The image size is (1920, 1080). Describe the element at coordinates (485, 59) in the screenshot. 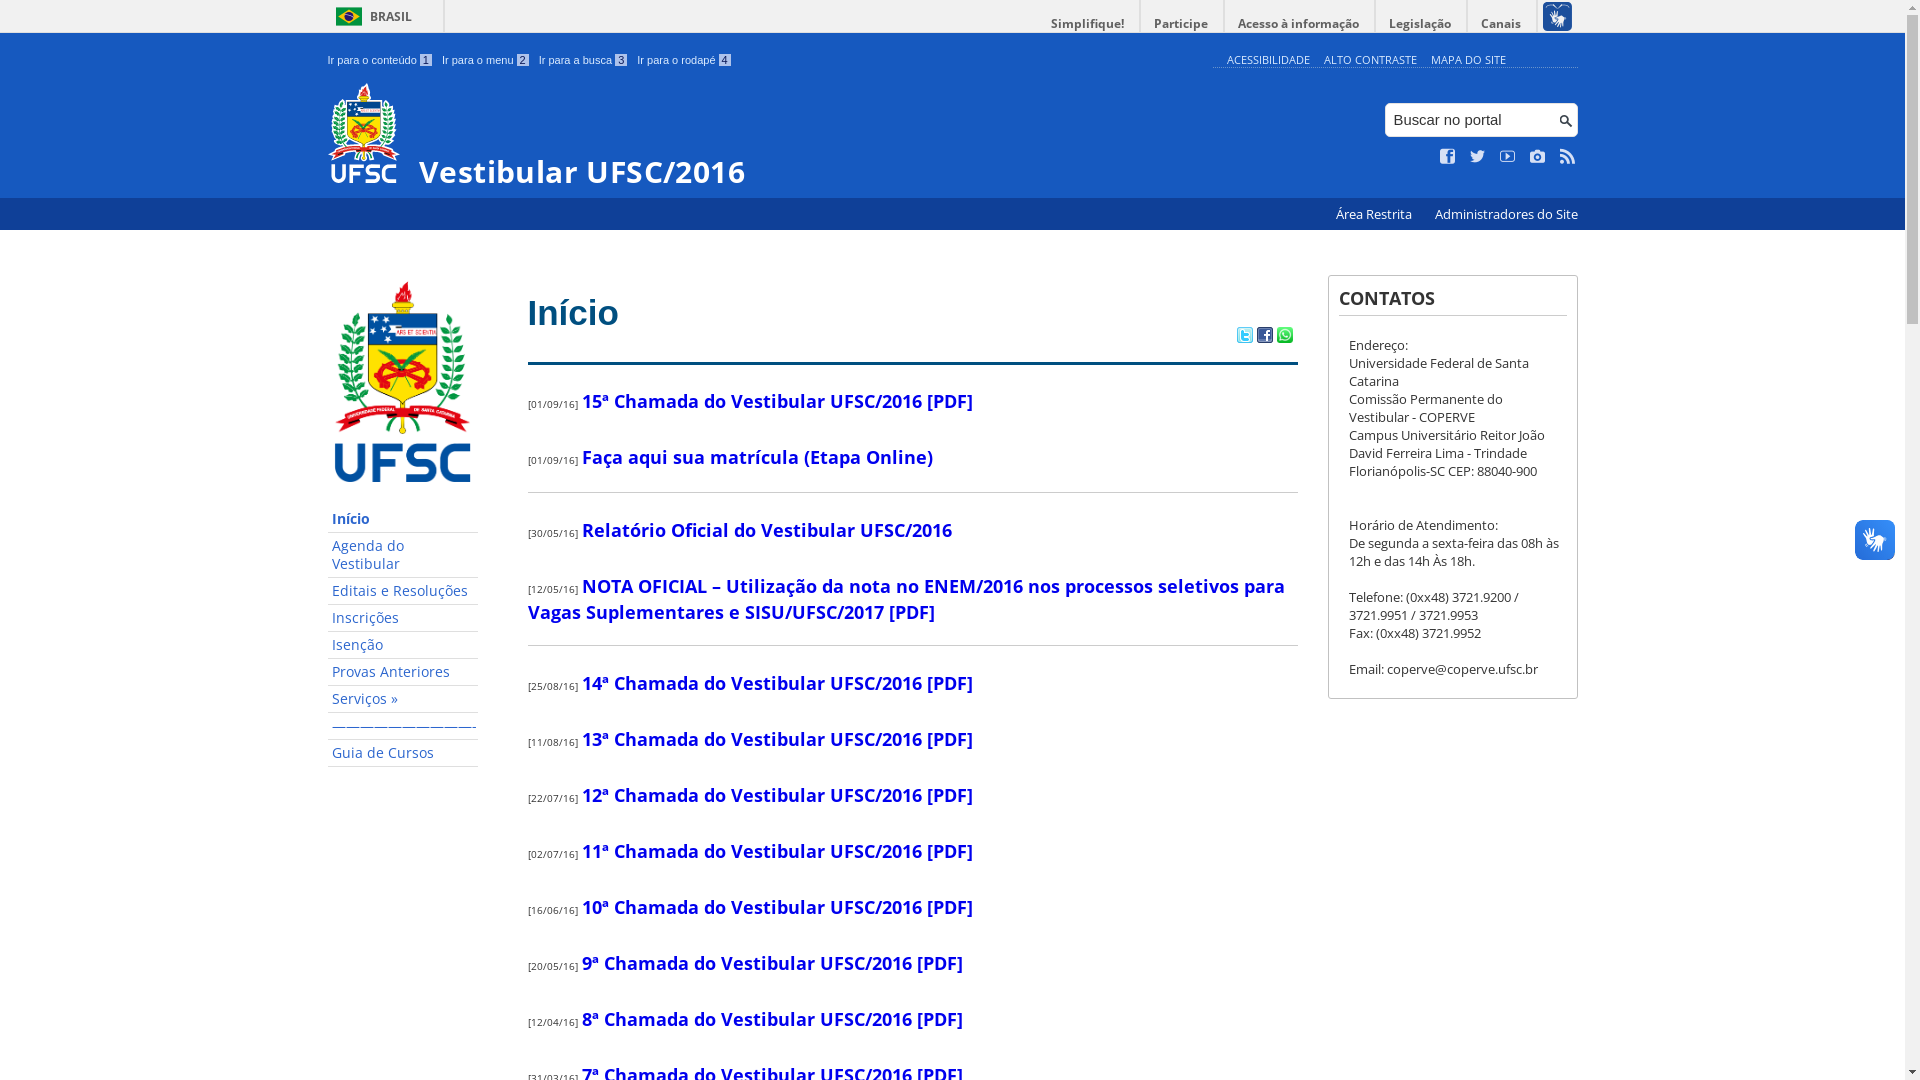

I see `'Ir para o menu 2'` at that location.